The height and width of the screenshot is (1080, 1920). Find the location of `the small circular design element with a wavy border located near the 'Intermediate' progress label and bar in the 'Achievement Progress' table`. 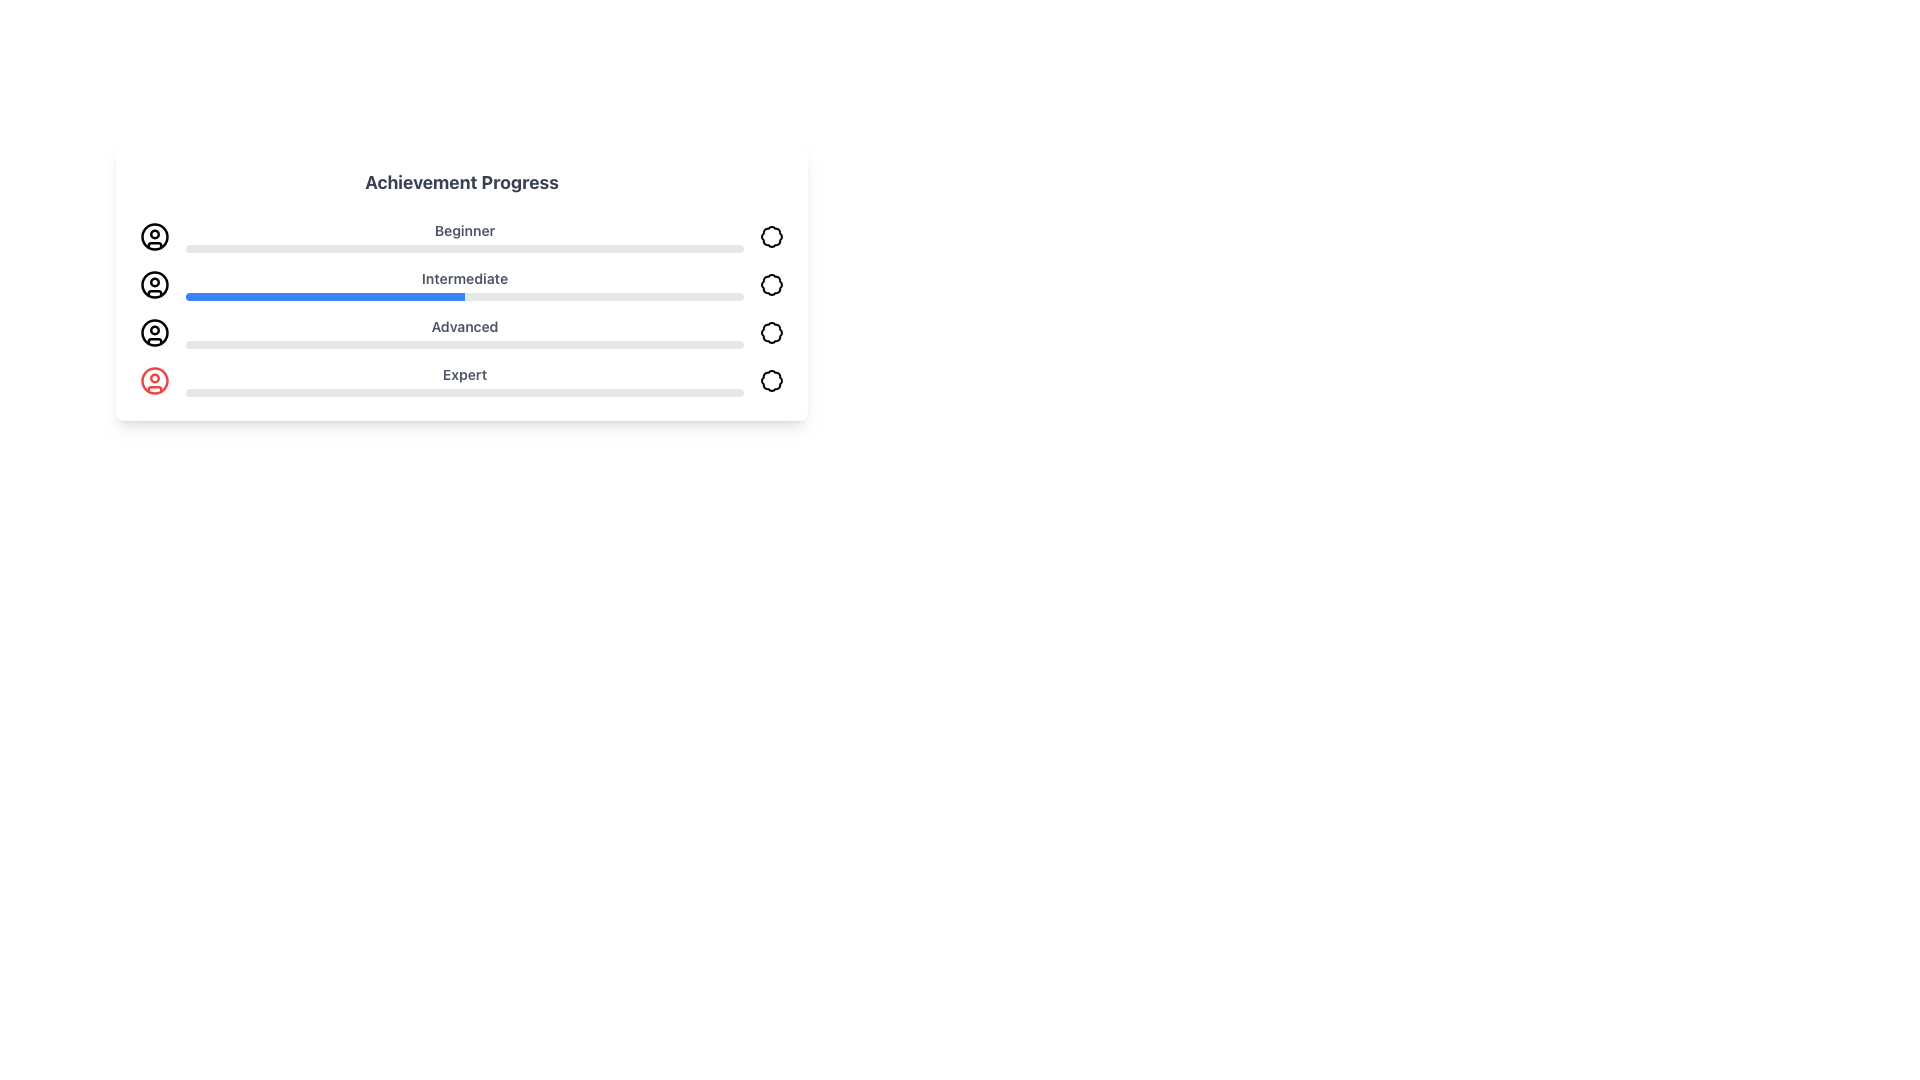

the small circular design element with a wavy border located near the 'Intermediate' progress label and bar in the 'Achievement Progress' table is located at coordinates (771, 285).